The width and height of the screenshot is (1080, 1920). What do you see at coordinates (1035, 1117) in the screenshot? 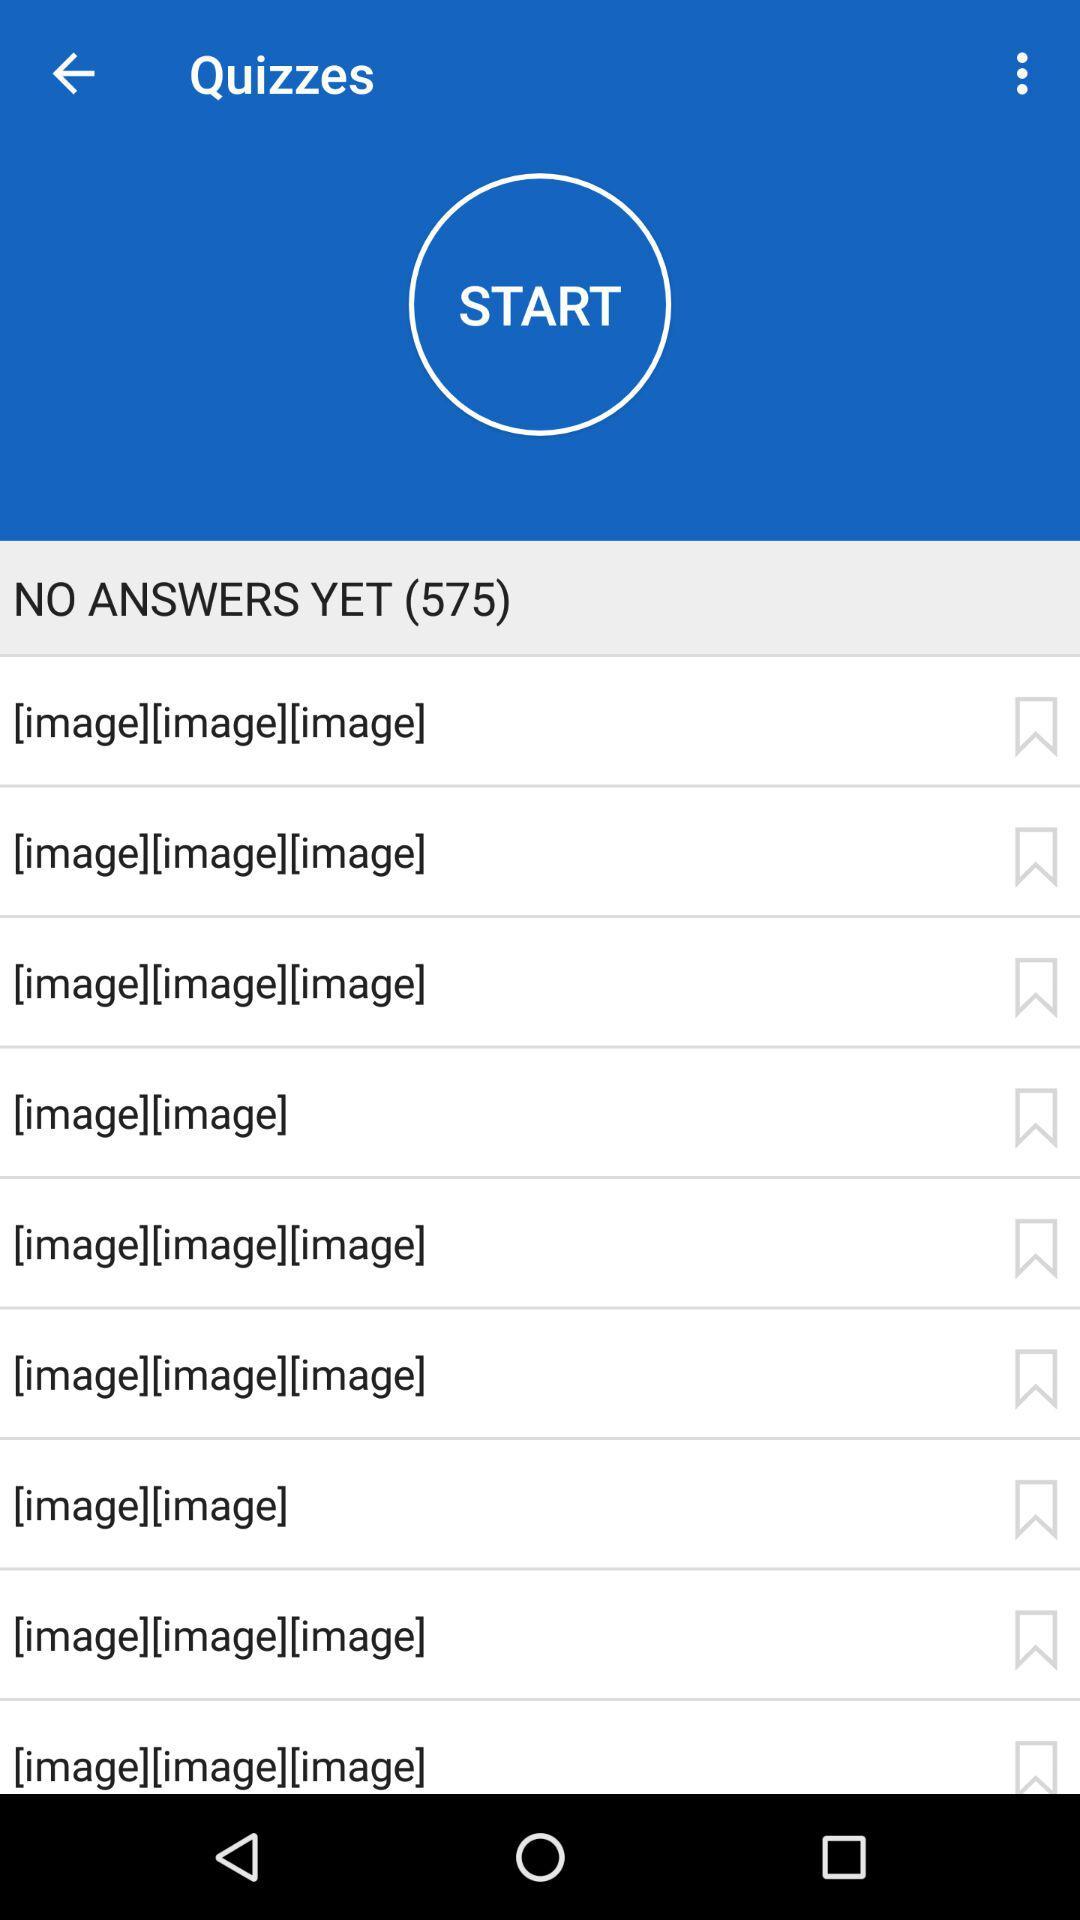
I see `item to the right of the [image][image] item` at bounding box center [1035, 1117].